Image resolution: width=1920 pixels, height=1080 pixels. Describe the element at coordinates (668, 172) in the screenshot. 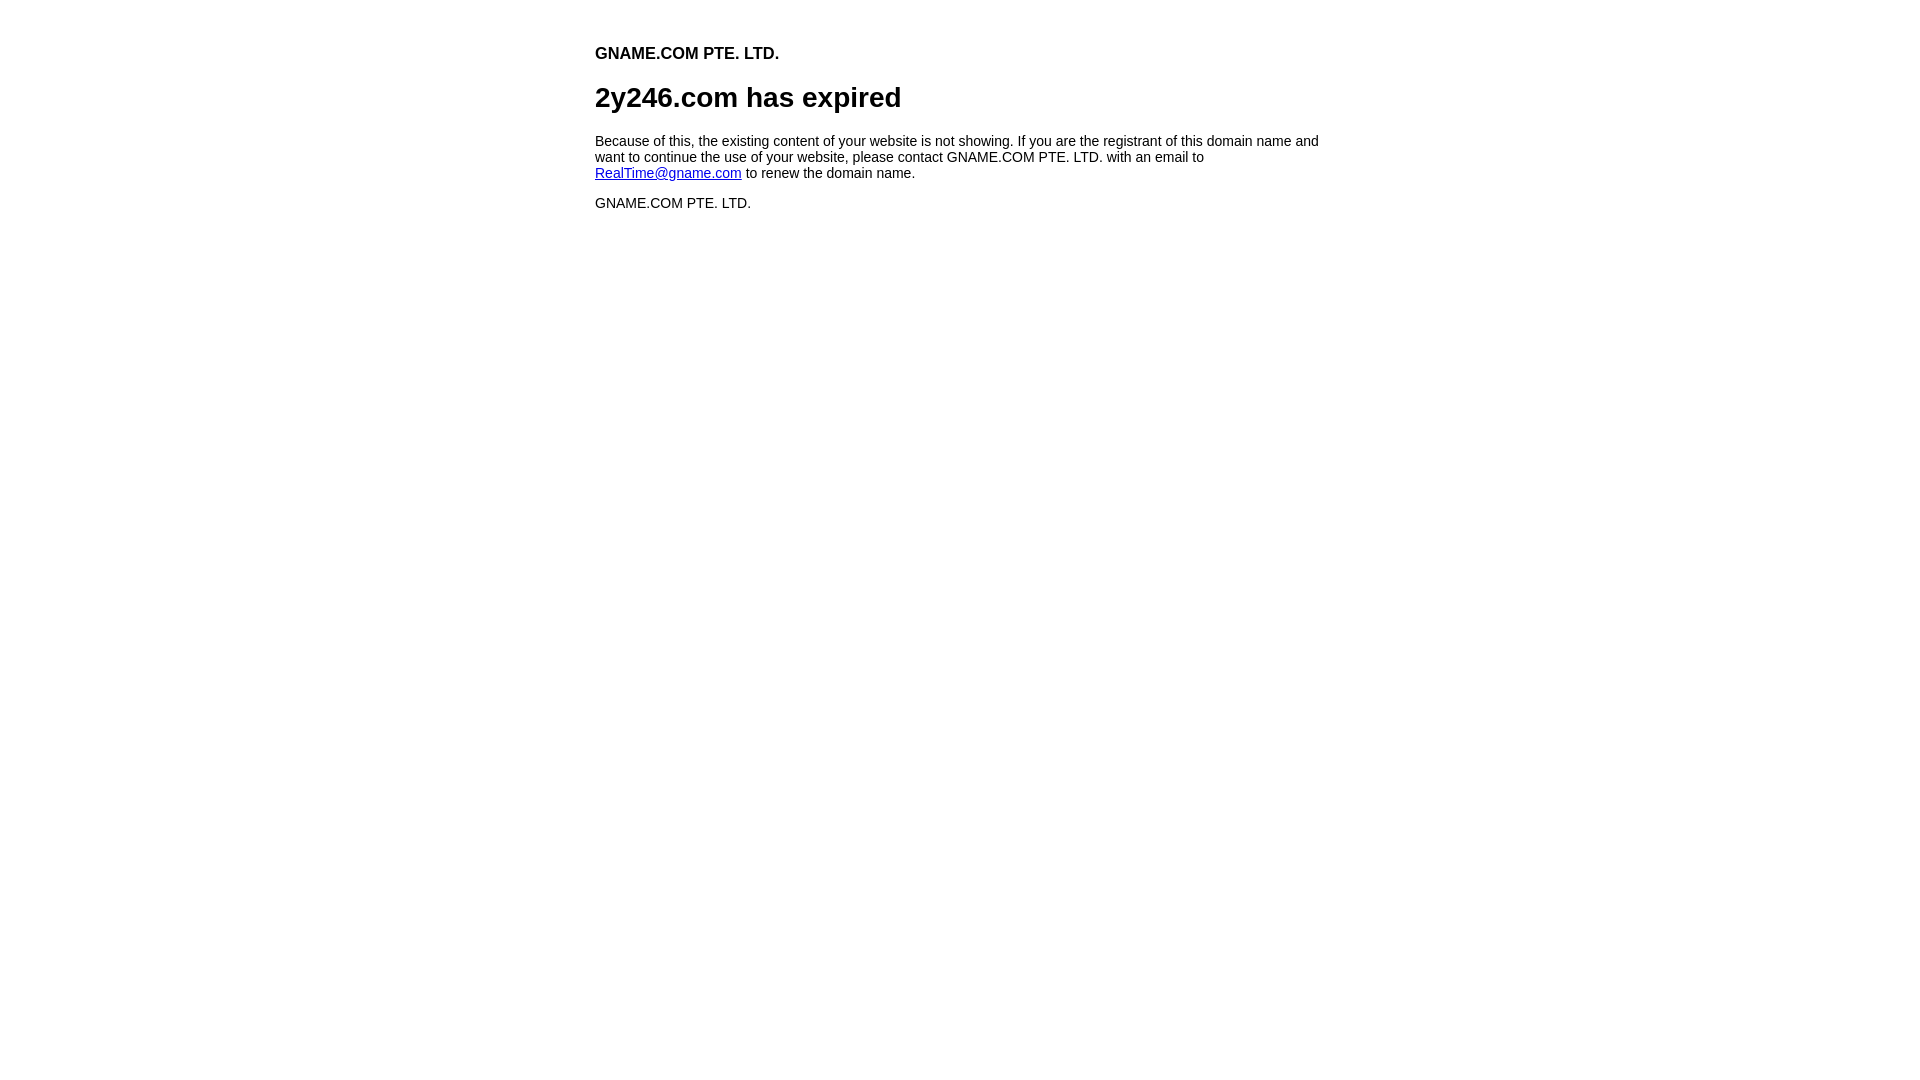

I see `'RealTime@gname.com'` at that location.